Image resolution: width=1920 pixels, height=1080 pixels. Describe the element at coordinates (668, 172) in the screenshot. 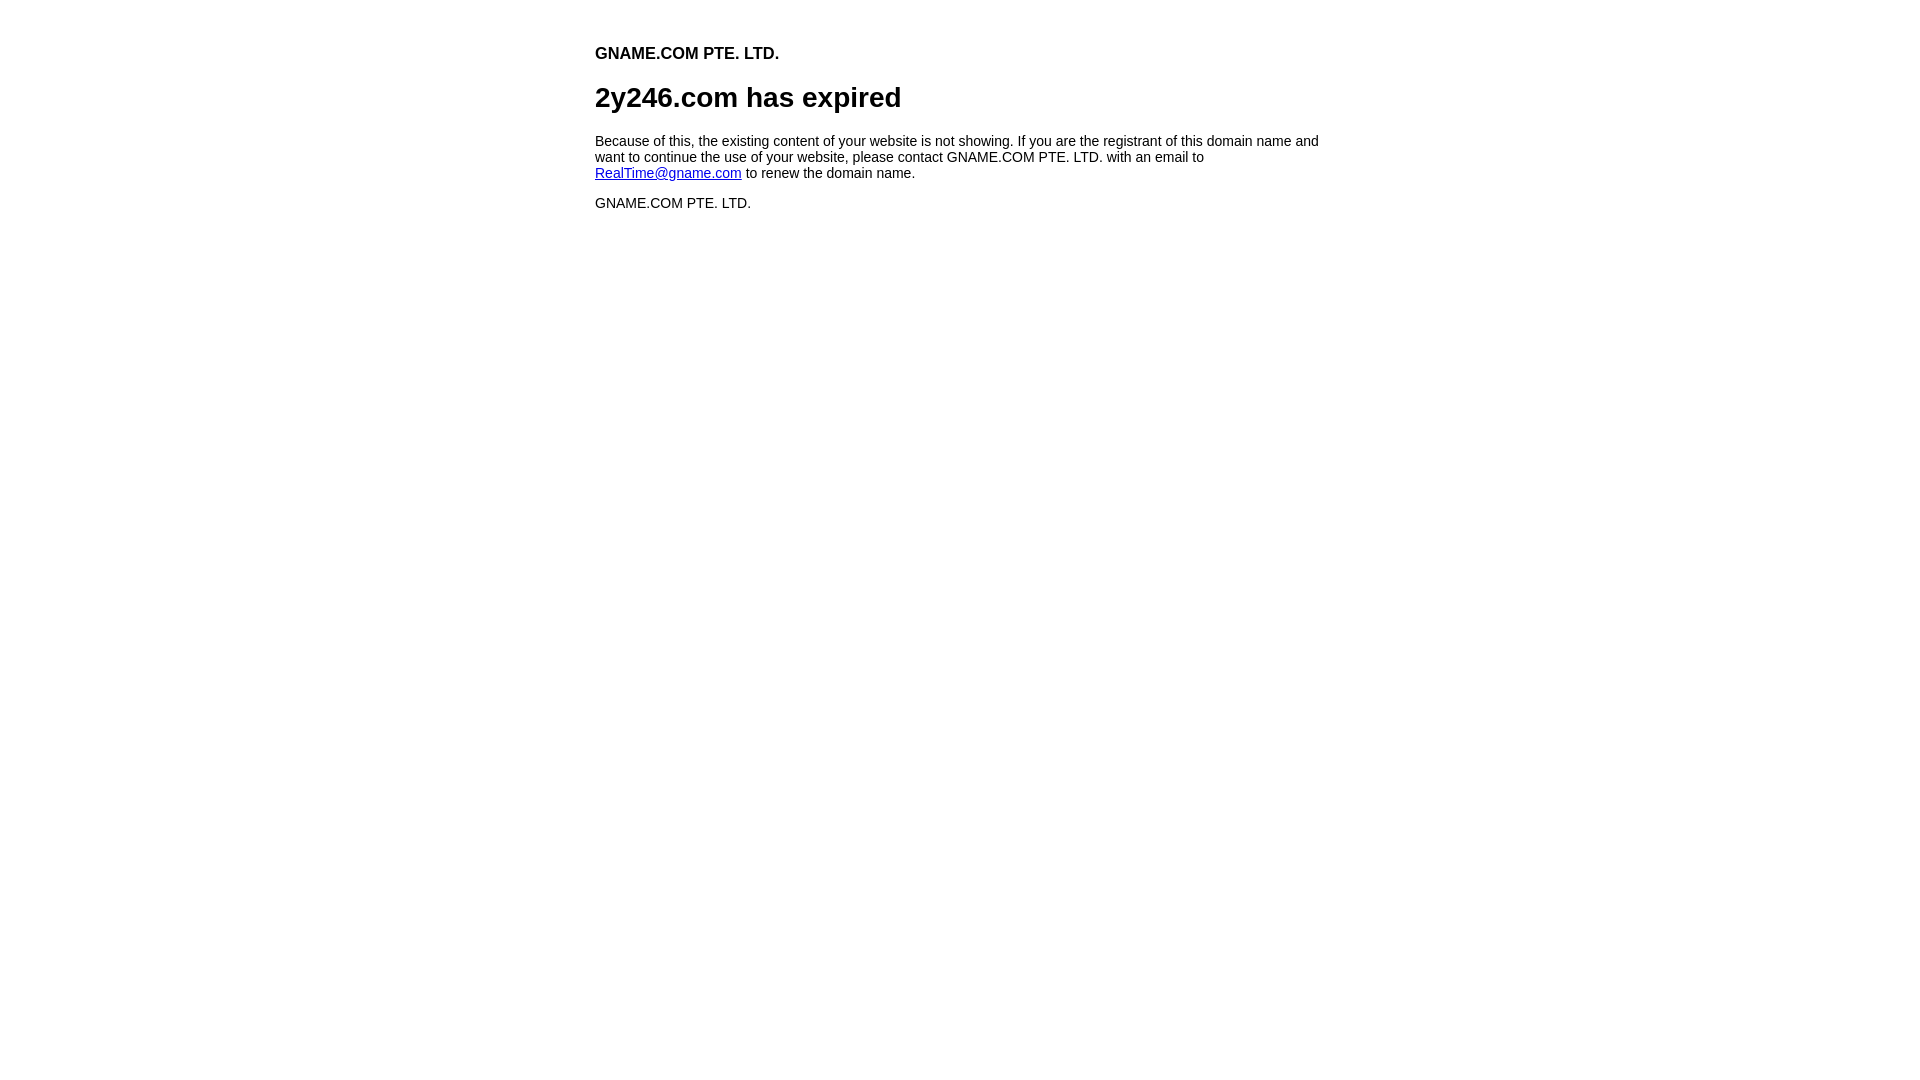

I see `'RealTime@gname.com'` at that location.